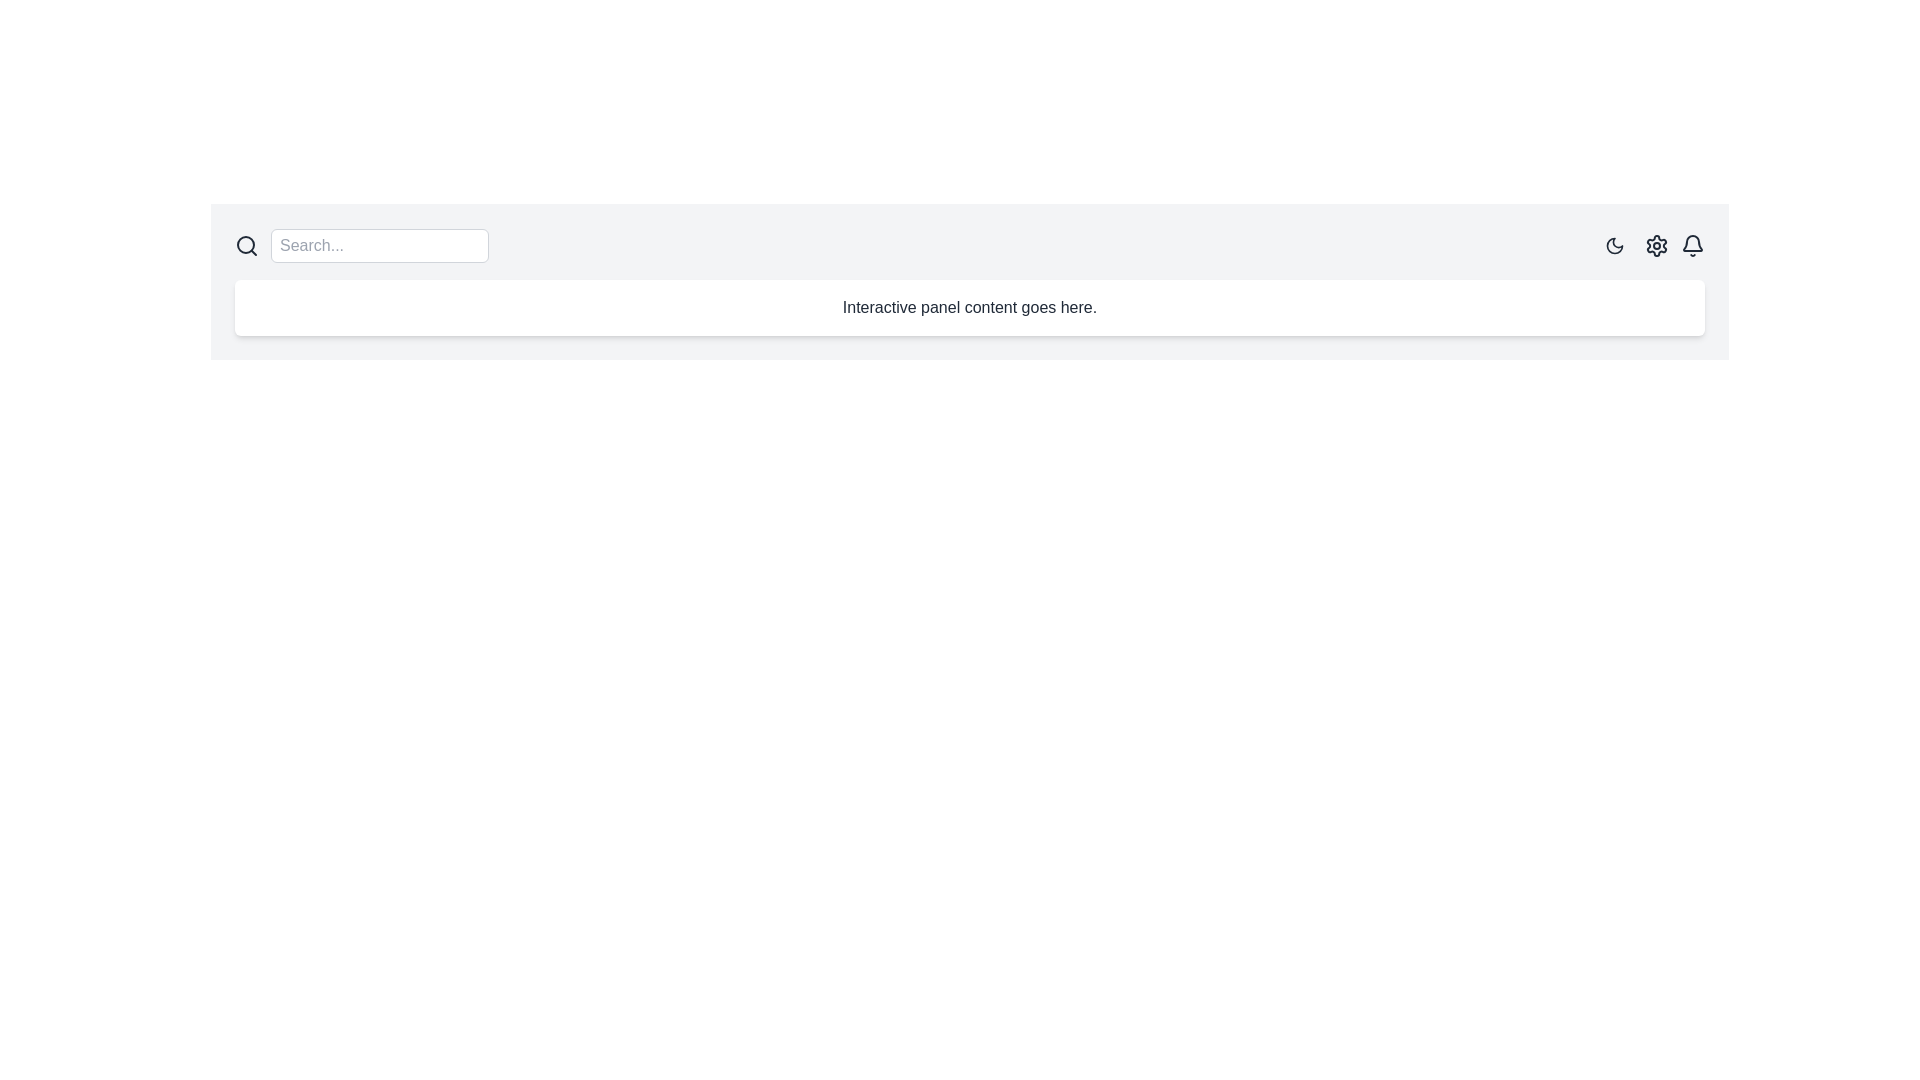  What do you see at coordinates (1656, 245) in the screenshot?
I see `the settings icon` at bounding box center [1656, 245].